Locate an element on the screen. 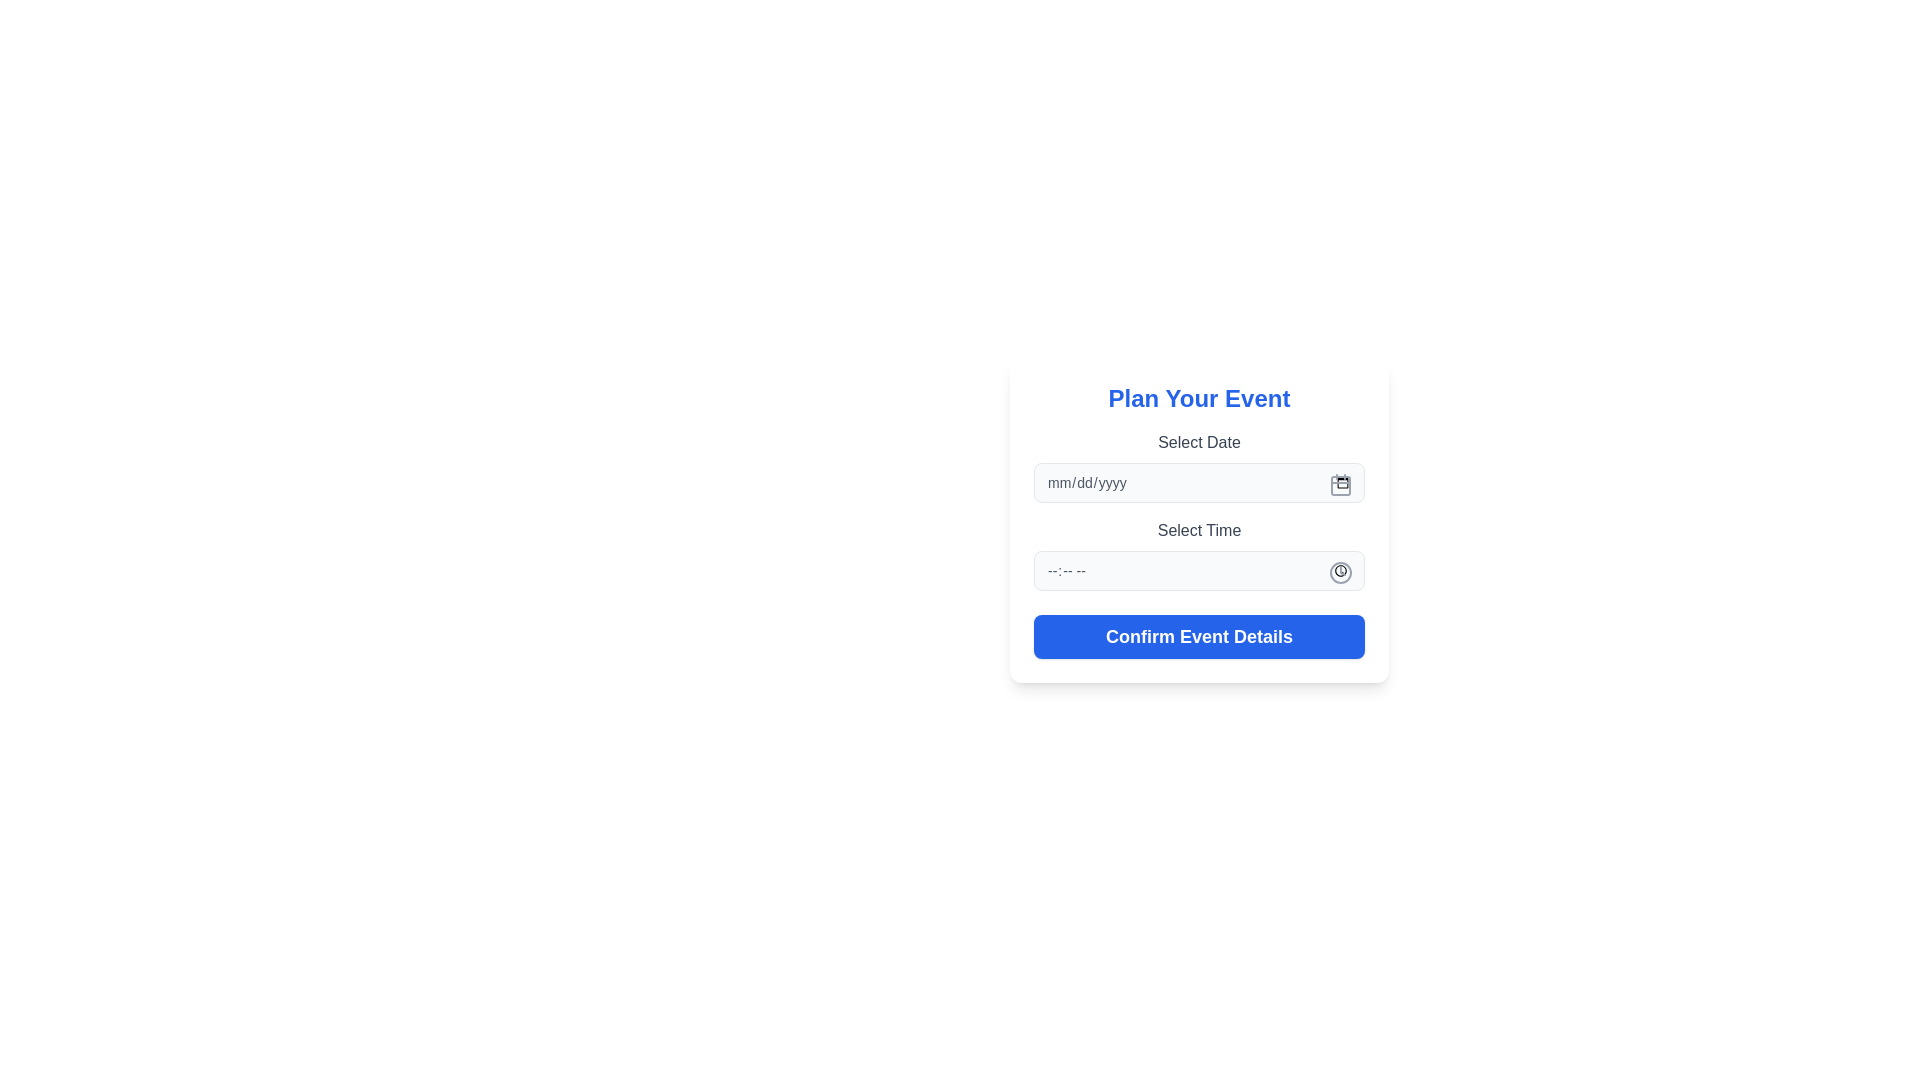 The width and height of the screenshot is (1920, 1080). the calendar icon located on the right edge of the 'Select Date' input field in the 'Plan Your Event' form is located at coordinates (1340, 485).